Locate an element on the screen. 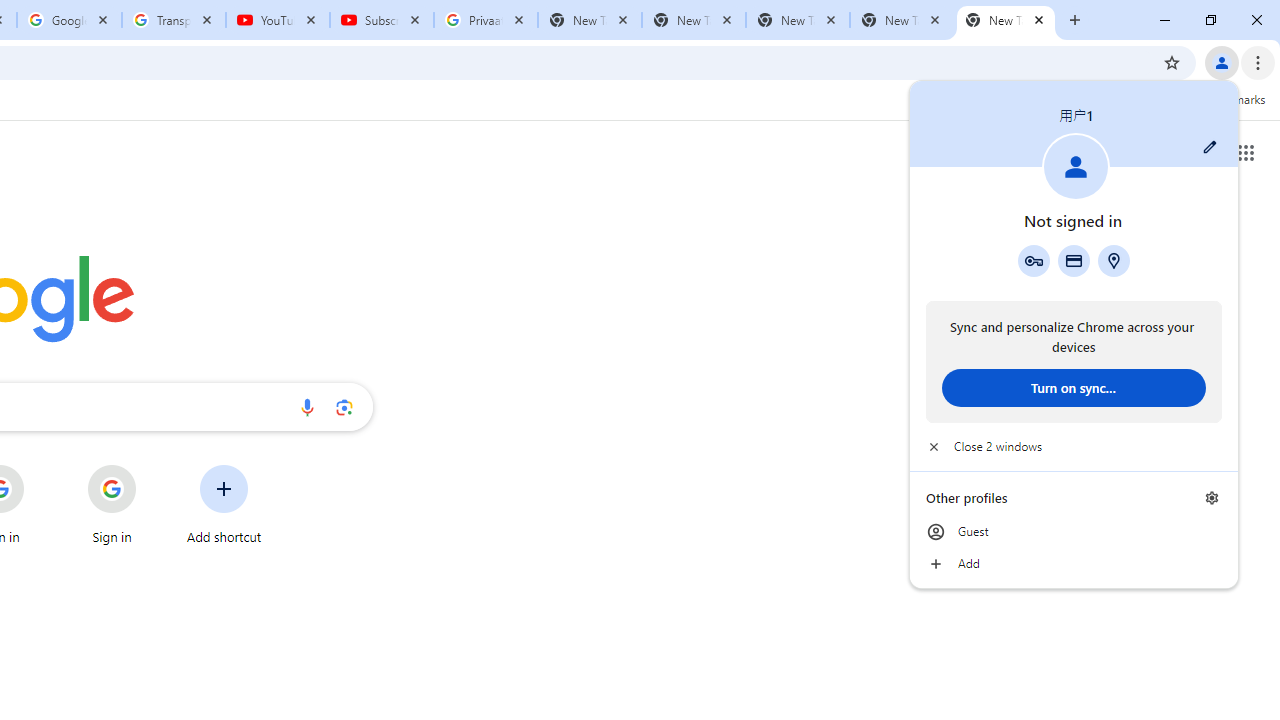 The image size is (1280, 720). 'Subscriptions - YouTube' is located at coordinates (382, 20).